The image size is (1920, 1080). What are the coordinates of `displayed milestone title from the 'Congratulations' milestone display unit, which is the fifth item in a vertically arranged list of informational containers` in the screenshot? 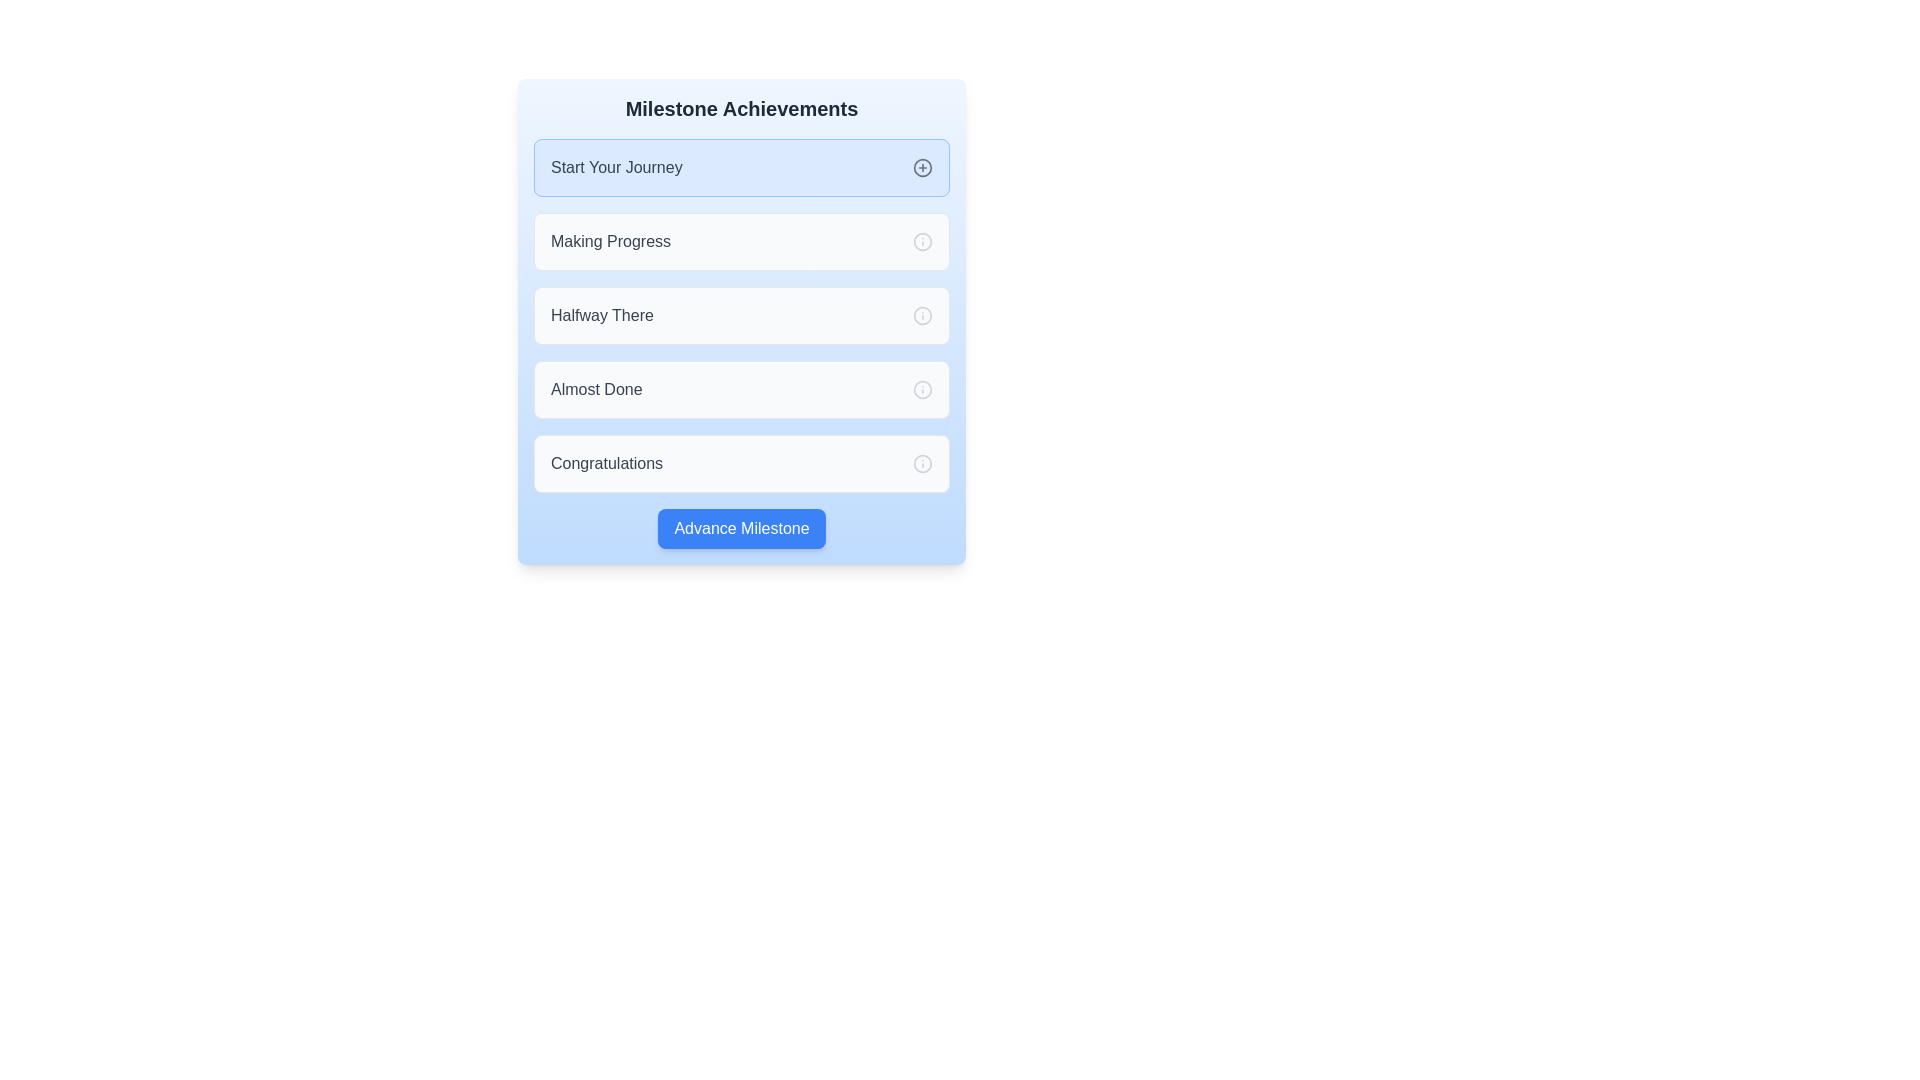 It's located at (741, 463).